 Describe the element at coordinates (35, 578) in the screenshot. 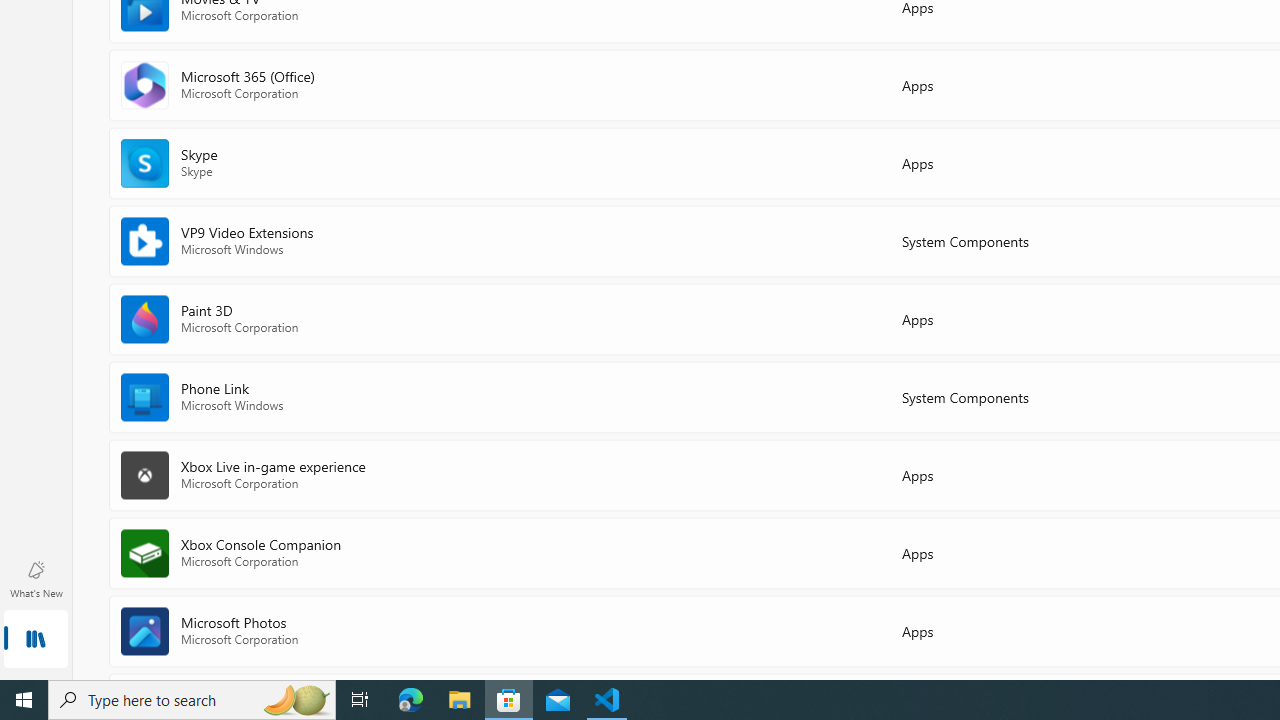

I see `'What'` at that location.